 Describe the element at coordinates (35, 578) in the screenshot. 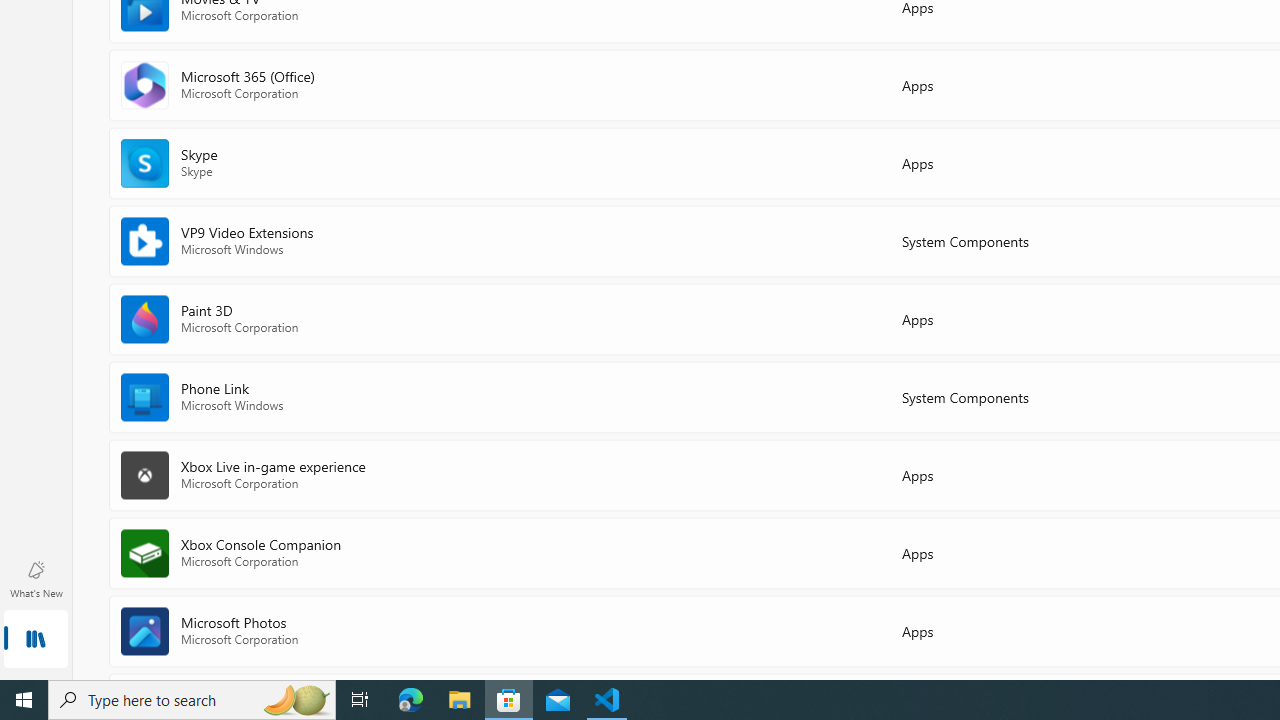

I see `'What'` at that location.